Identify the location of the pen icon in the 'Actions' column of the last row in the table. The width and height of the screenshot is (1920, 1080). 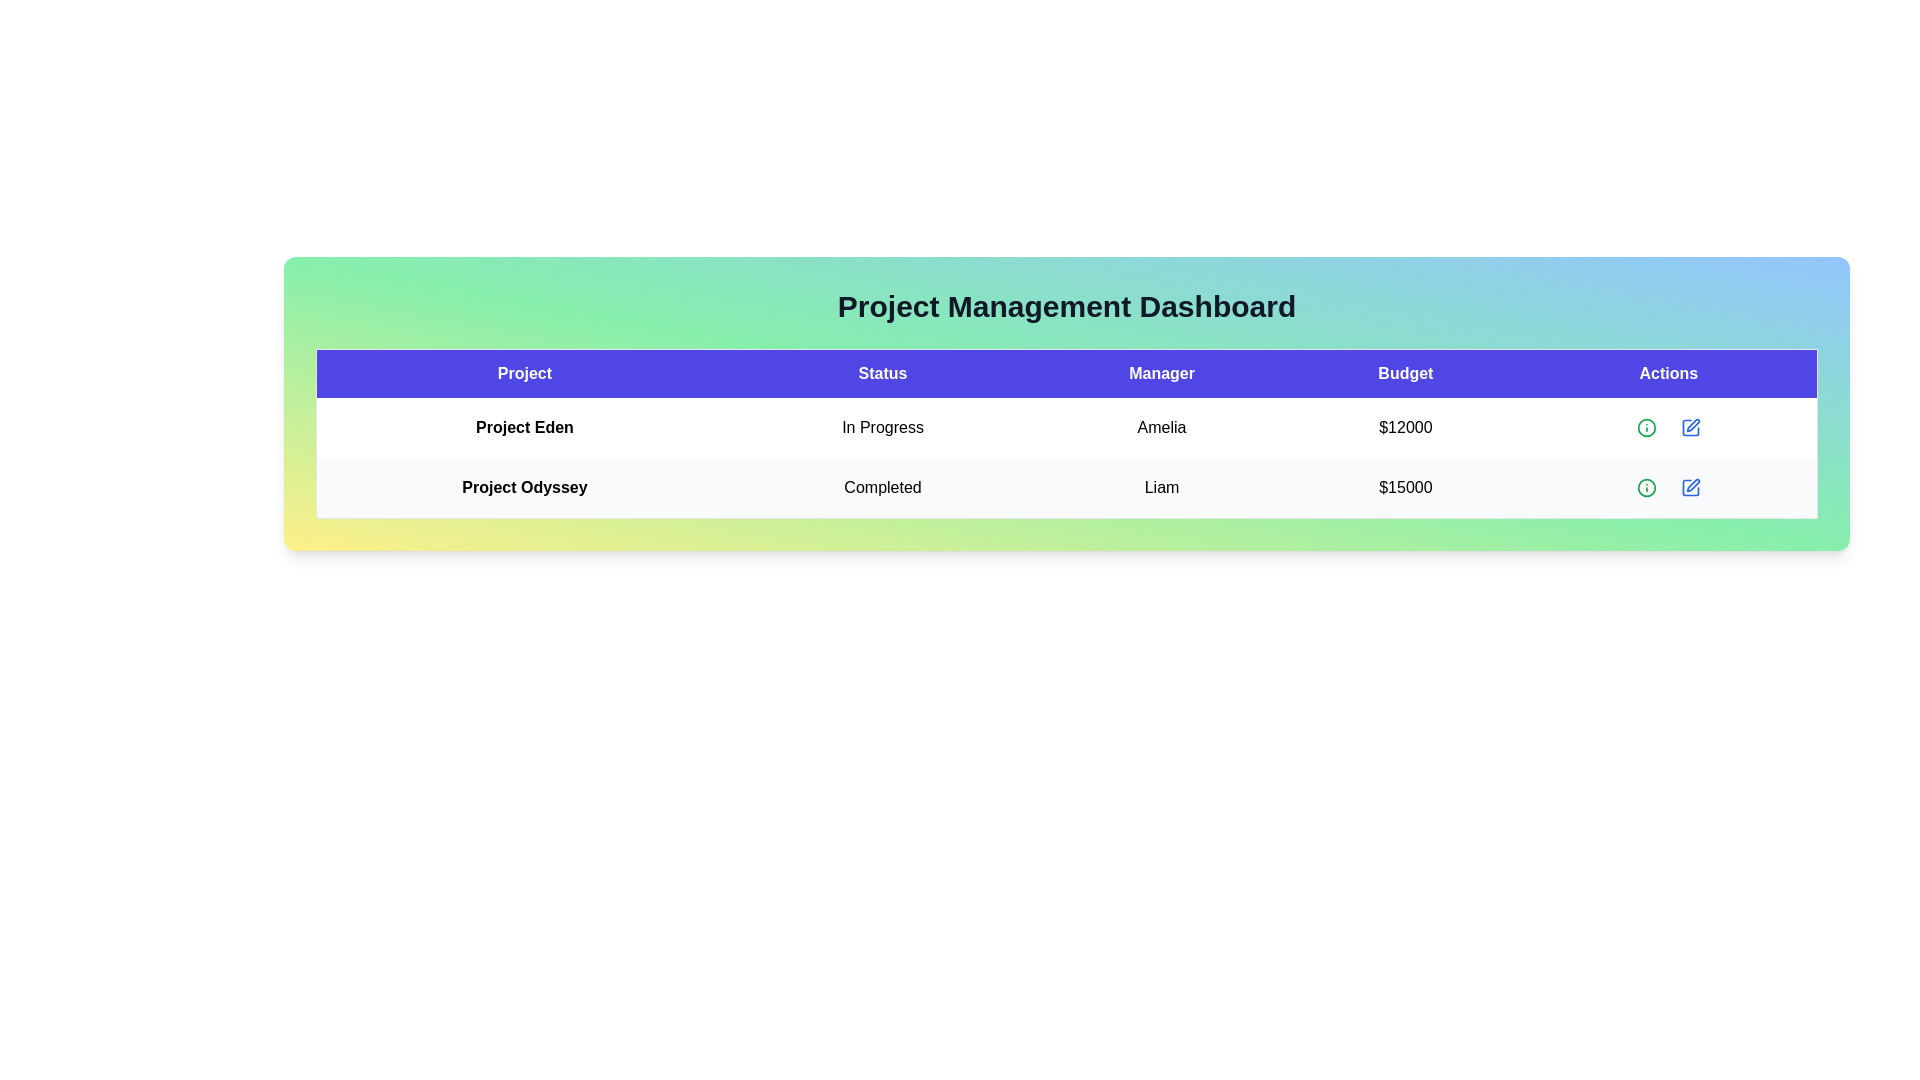
(1689, 488).